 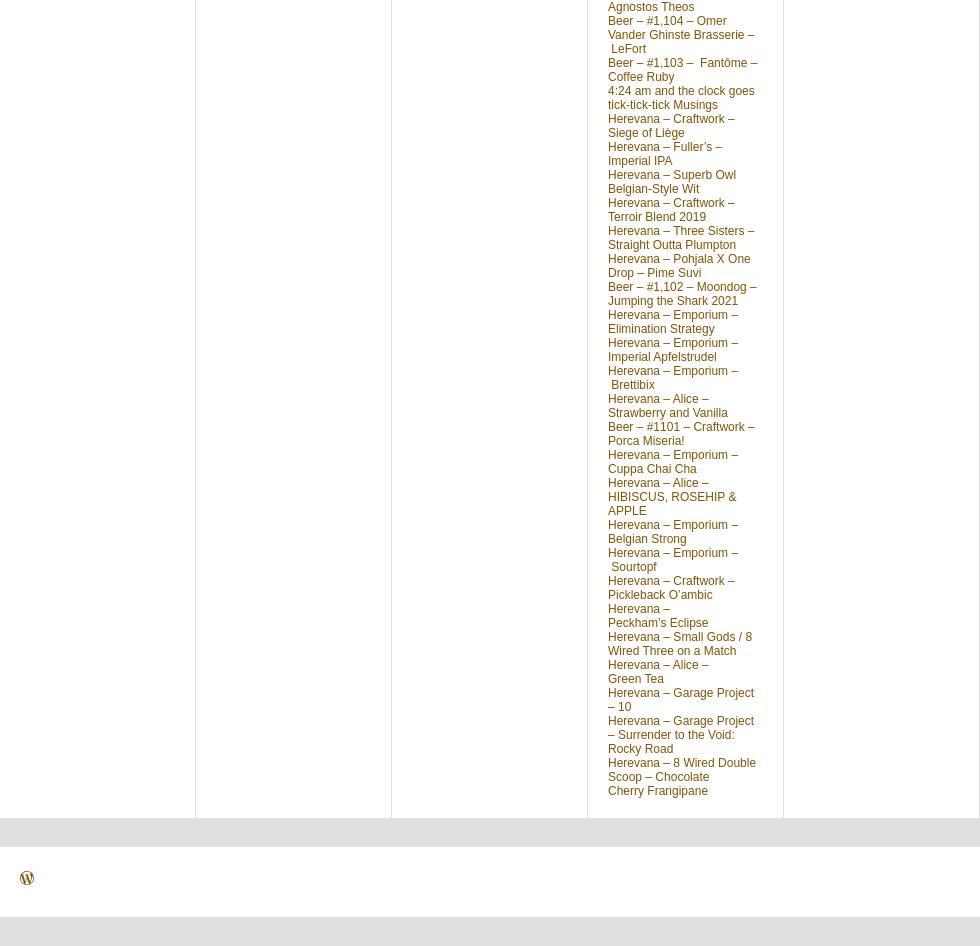 What do you see at coordinates (672, 461) in the screenshot?
I see `'Herevana – Emporium – Cuppa Chai Cha'` at bounding box center [672, 461].